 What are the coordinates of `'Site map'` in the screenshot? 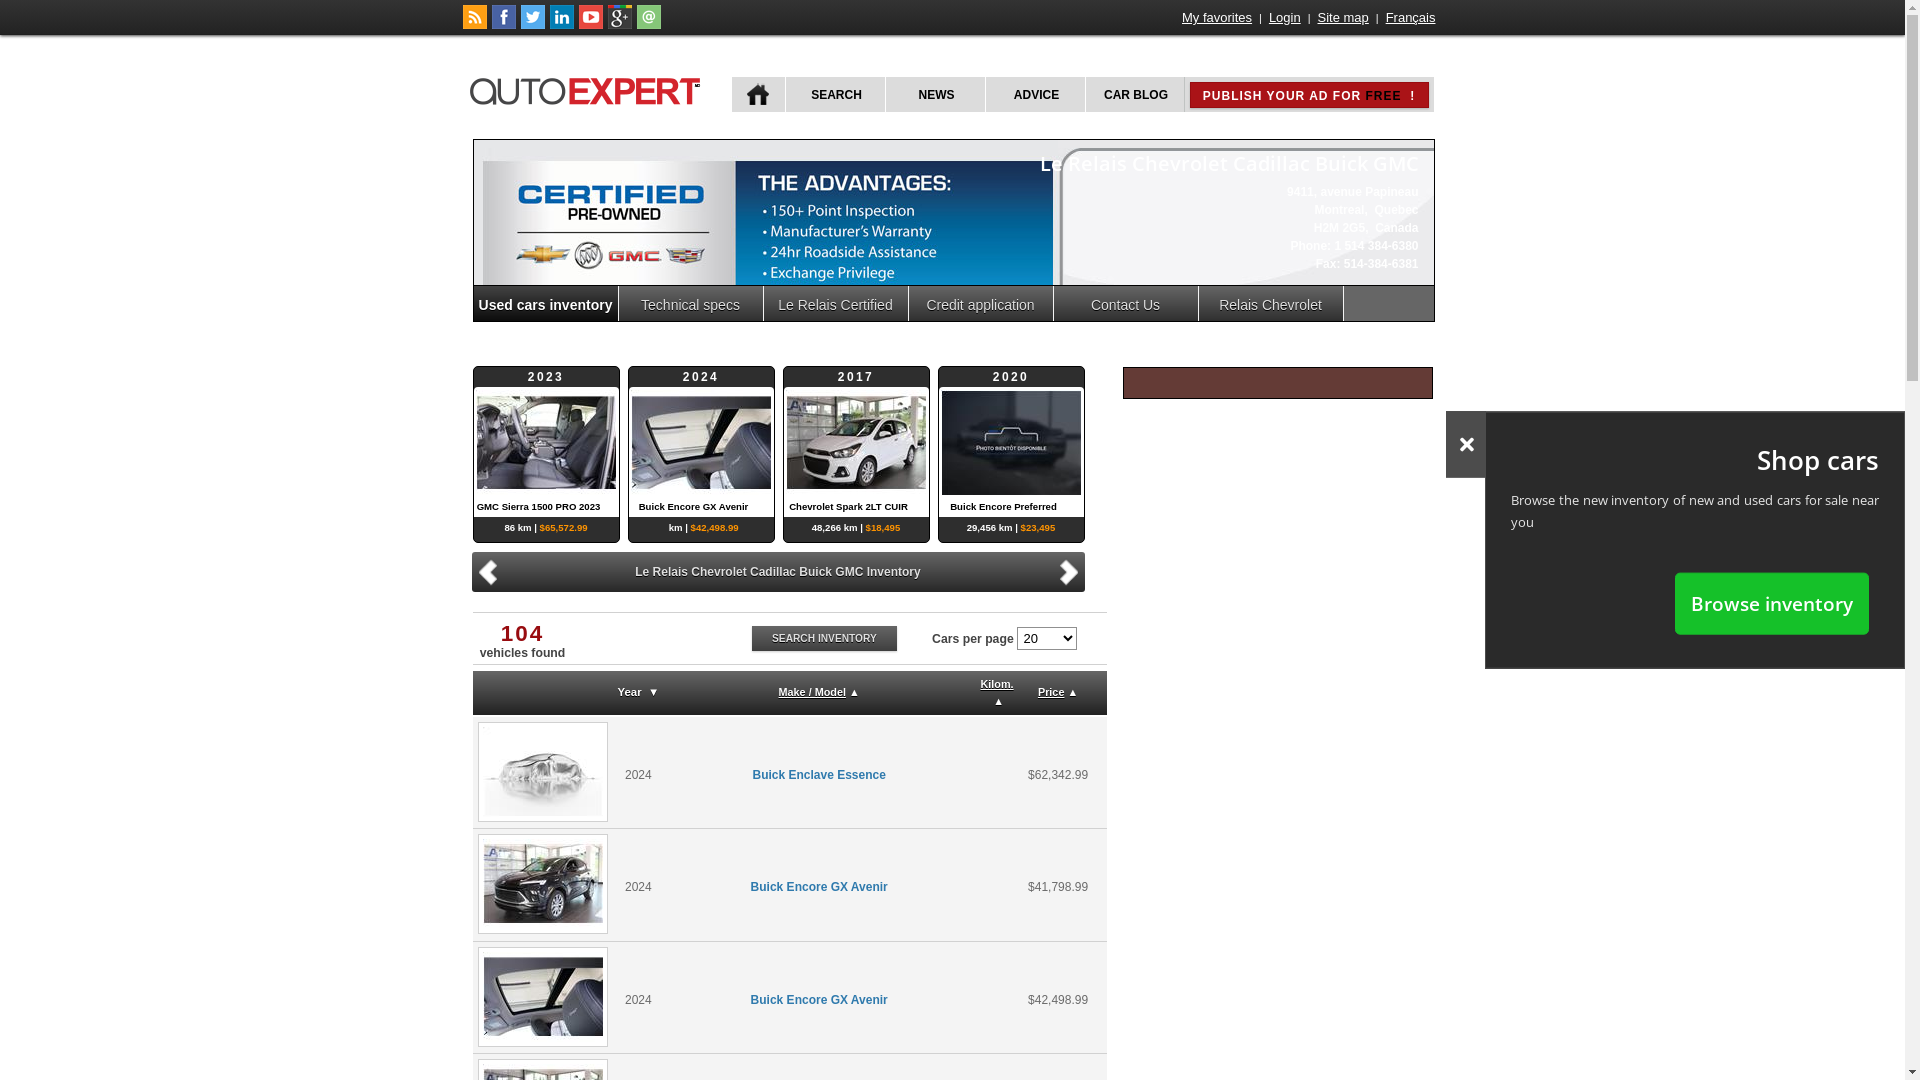 It's located at (1343, 17).